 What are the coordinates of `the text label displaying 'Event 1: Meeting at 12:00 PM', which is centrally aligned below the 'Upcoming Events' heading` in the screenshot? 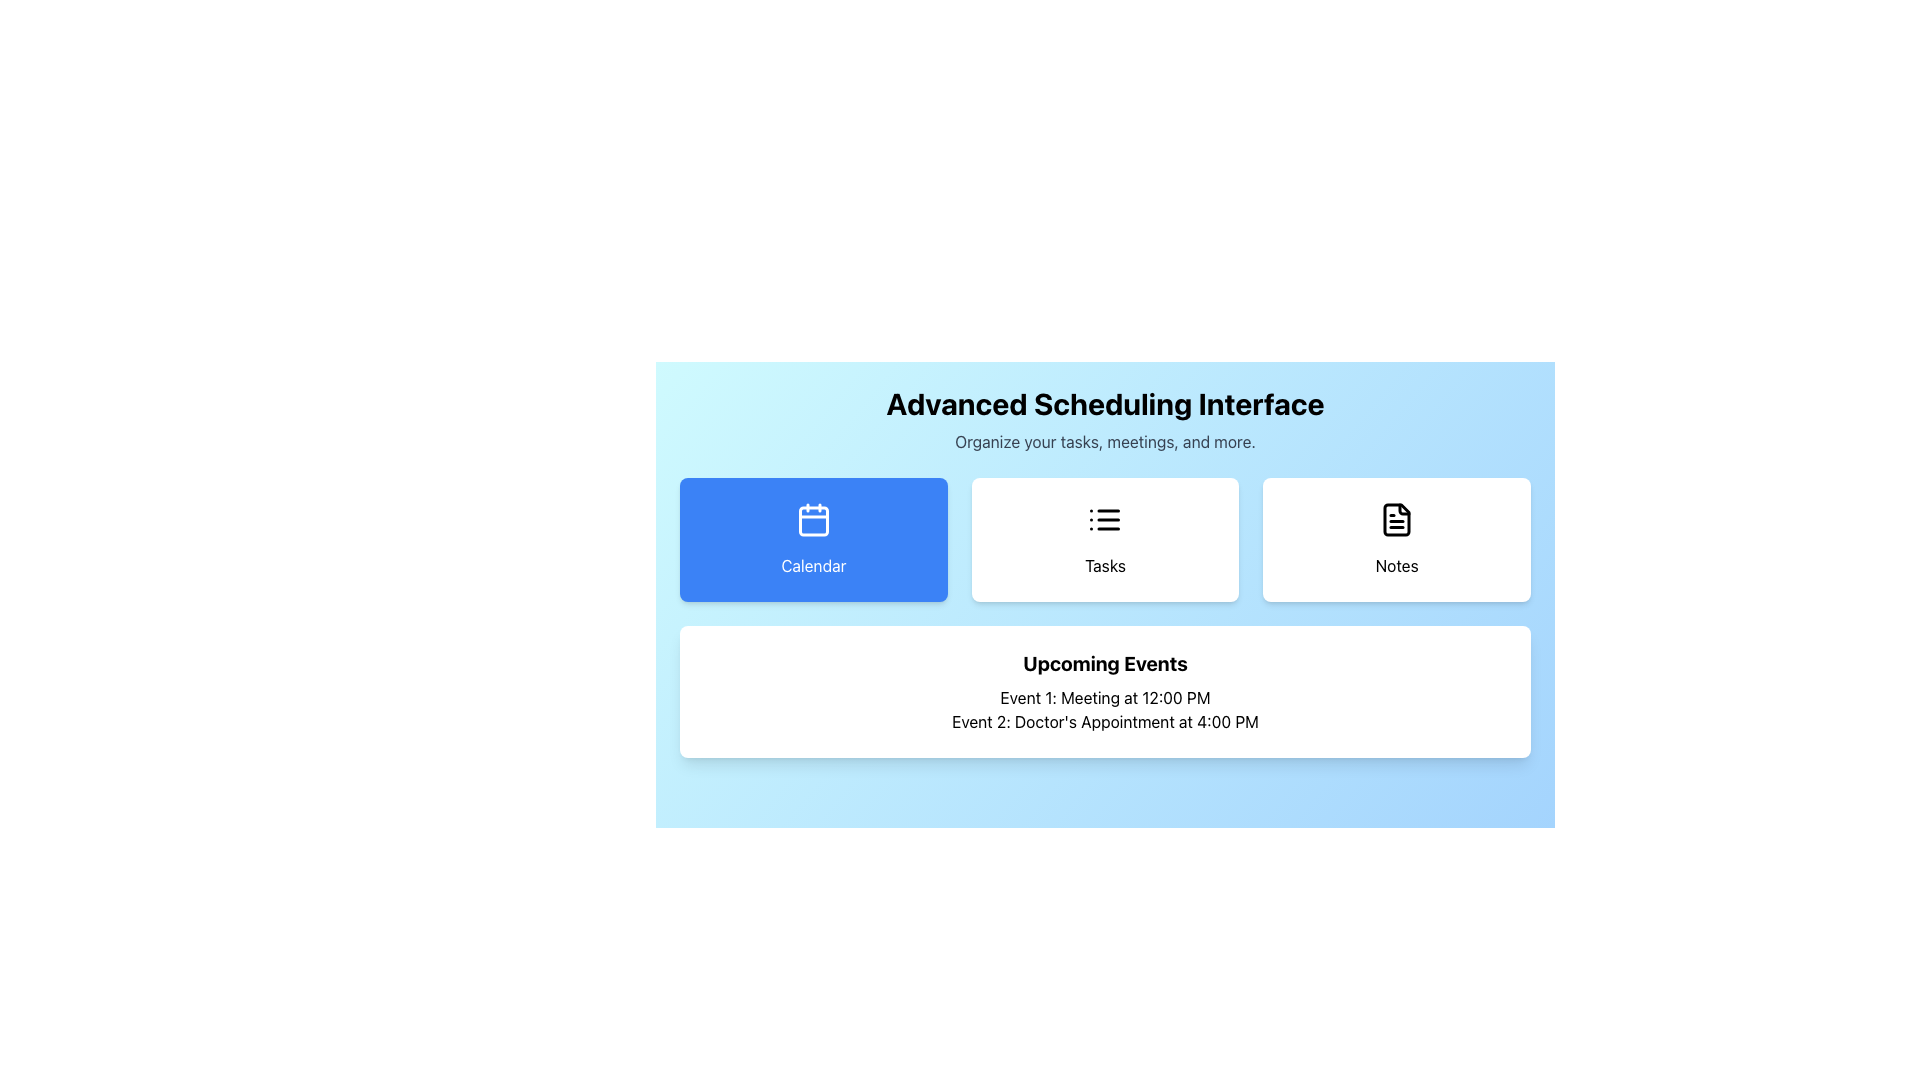 It's located at (1104, 697).